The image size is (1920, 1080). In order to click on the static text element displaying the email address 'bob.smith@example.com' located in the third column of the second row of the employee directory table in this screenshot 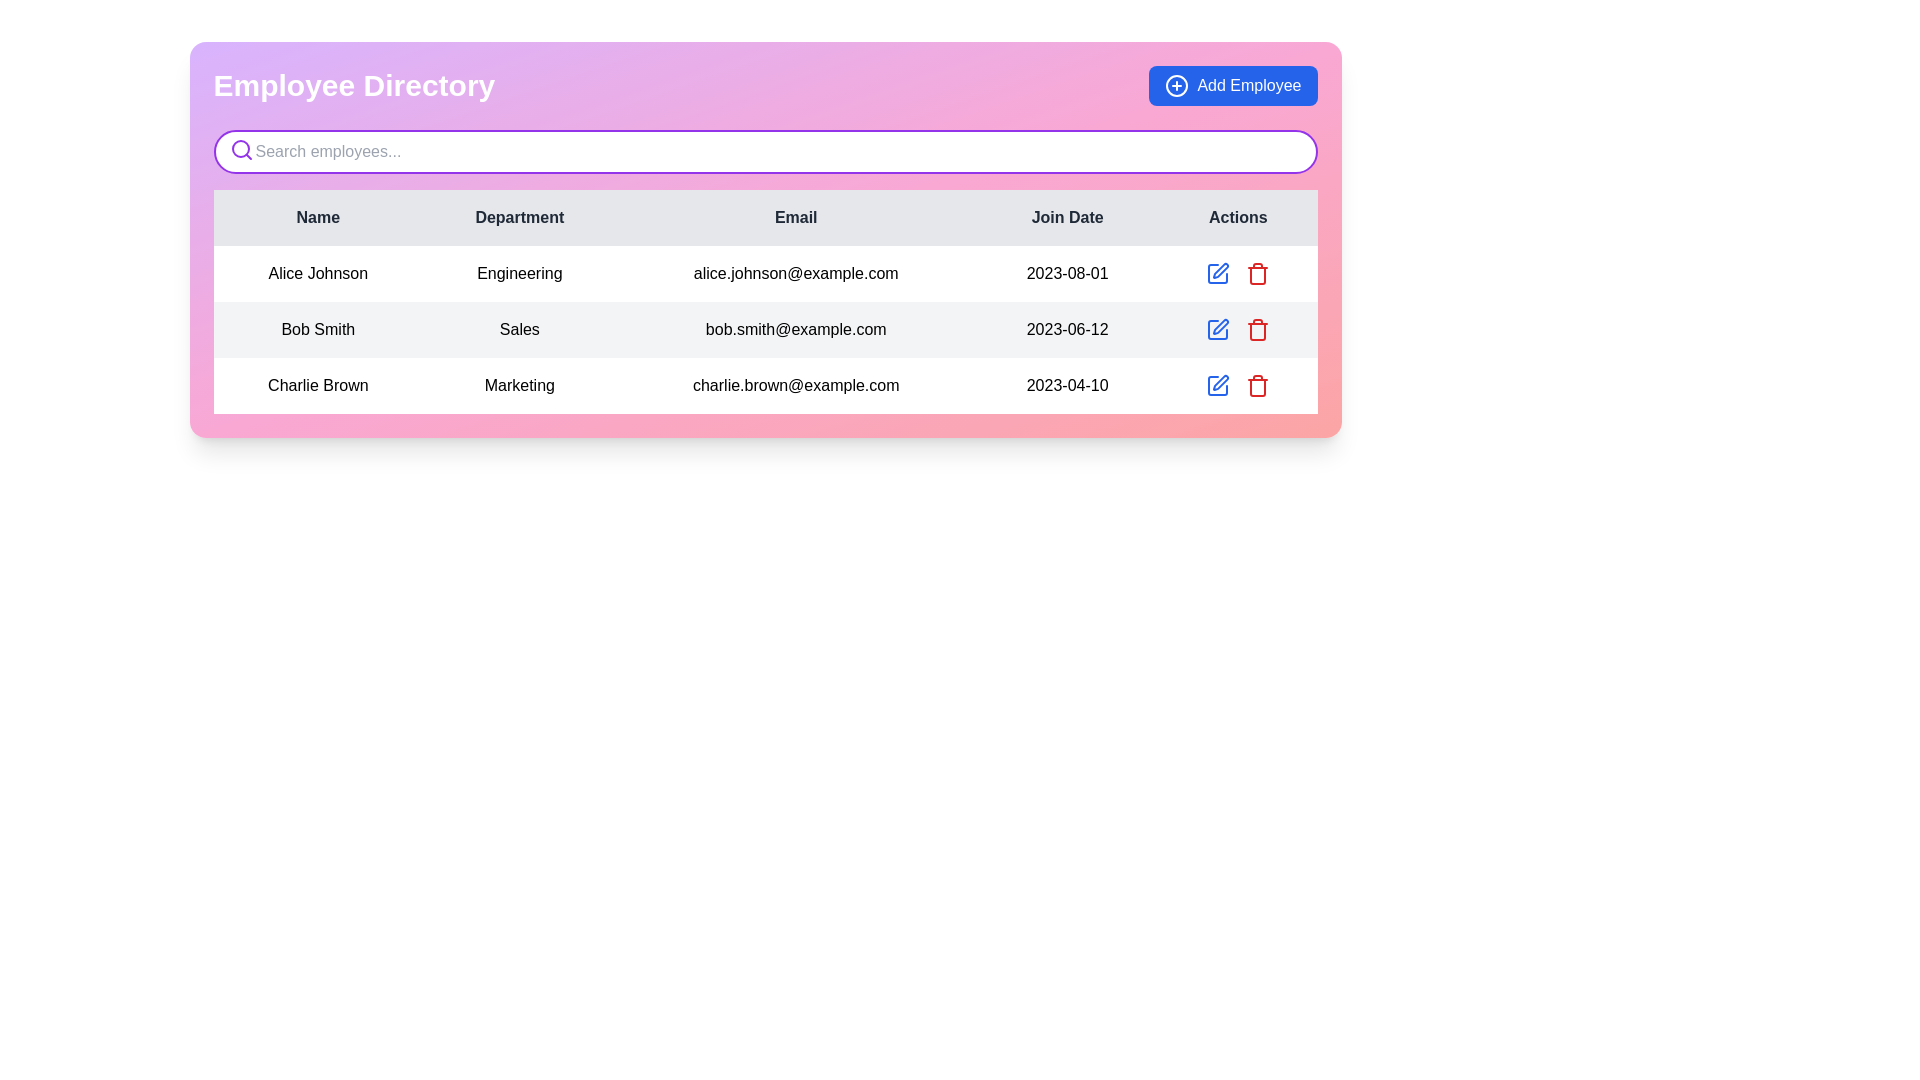, I will do `click(795, 329)`.